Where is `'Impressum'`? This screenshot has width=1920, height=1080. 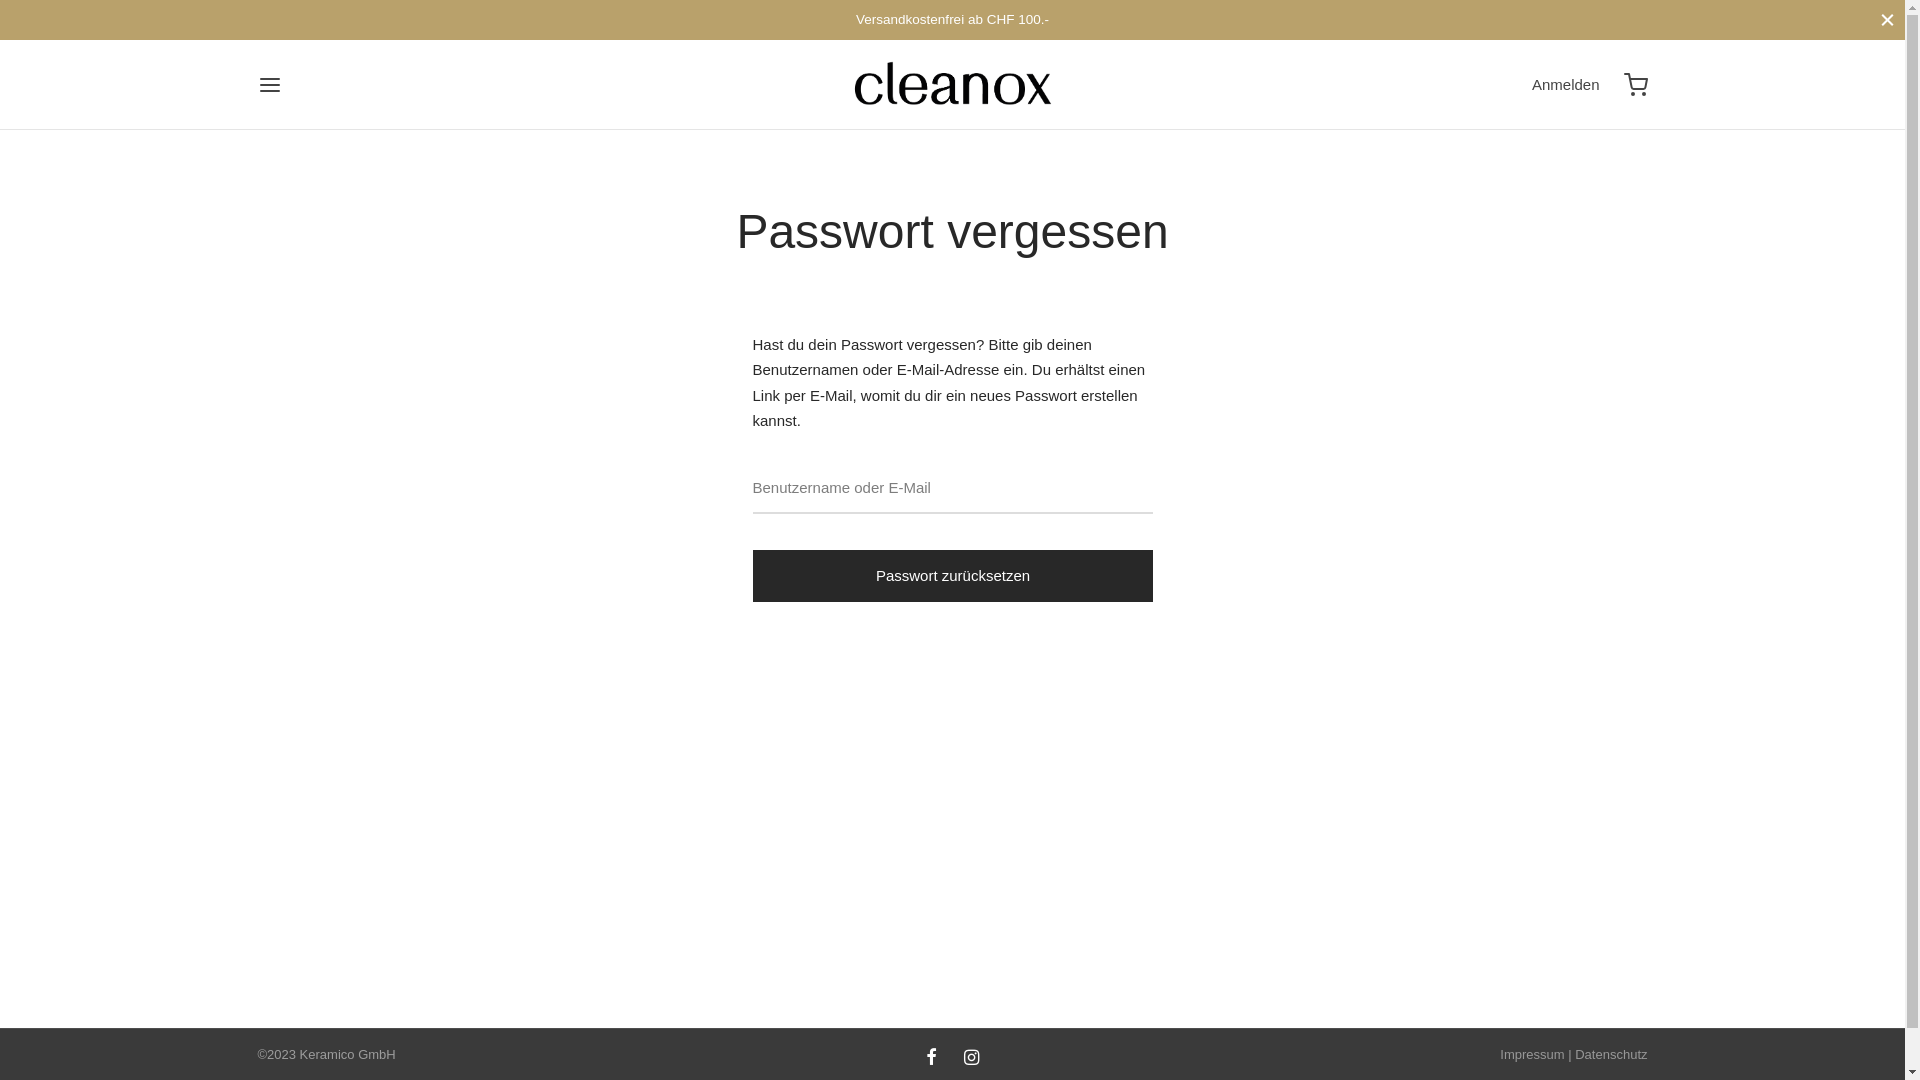
'Impressum' is located at coordinates (1530, 1053).